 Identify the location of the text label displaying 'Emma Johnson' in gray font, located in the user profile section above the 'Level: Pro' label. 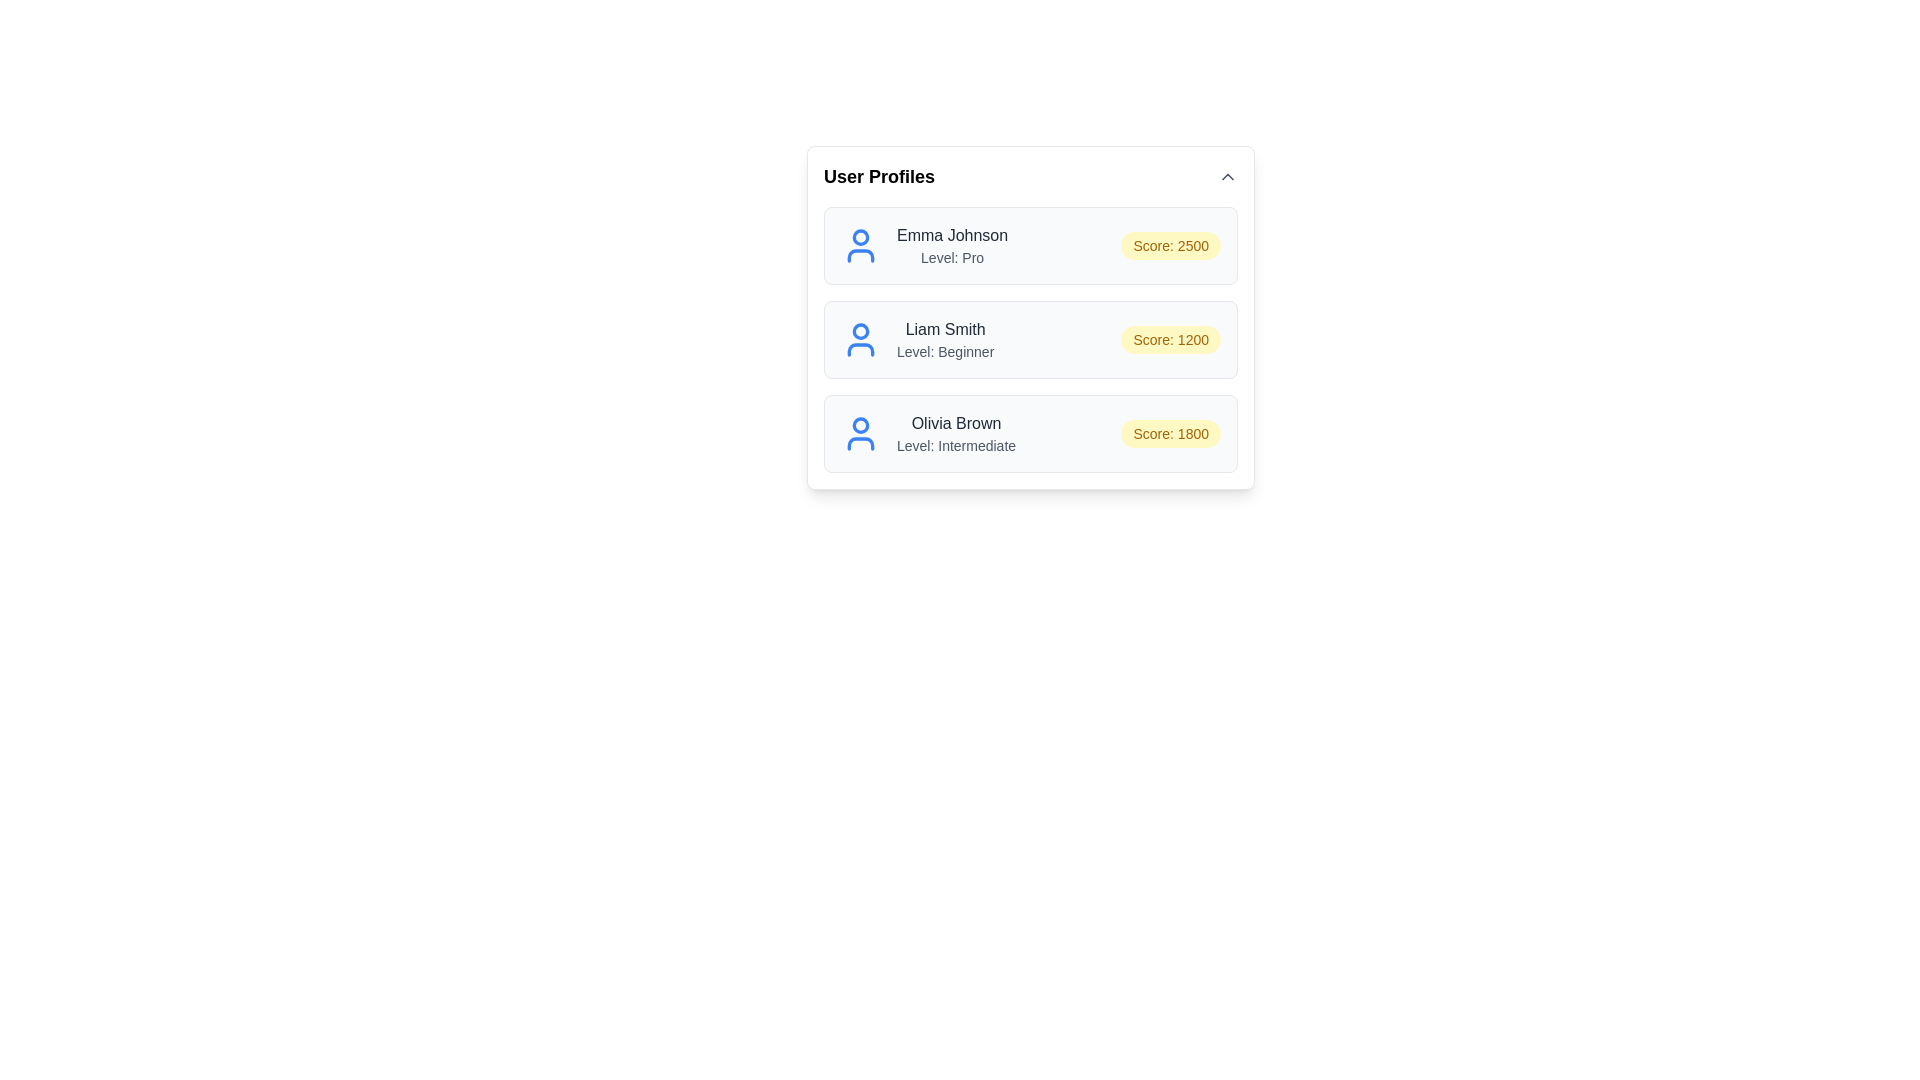
(951, 234).